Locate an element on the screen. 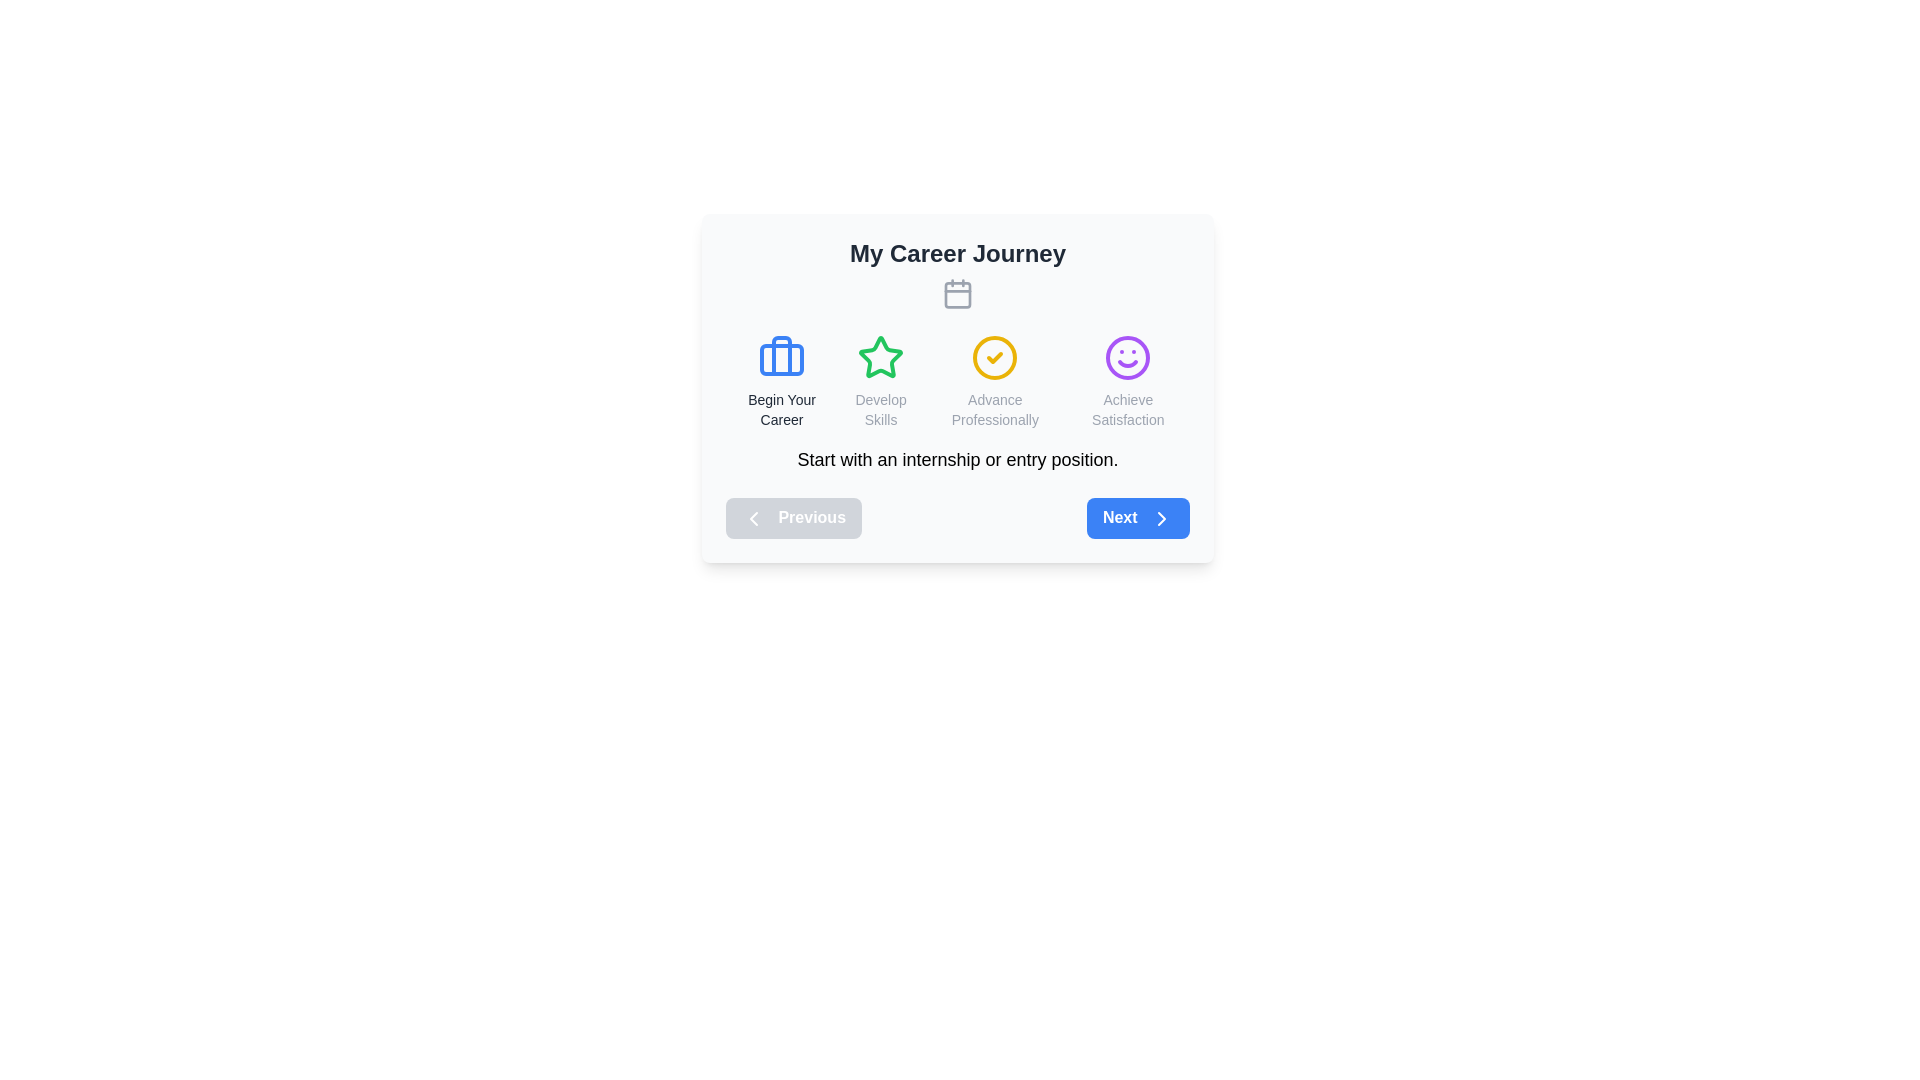  the text label that serves as a title or heading for its section, located above a calendar icon is located at coordinates (957, 253).